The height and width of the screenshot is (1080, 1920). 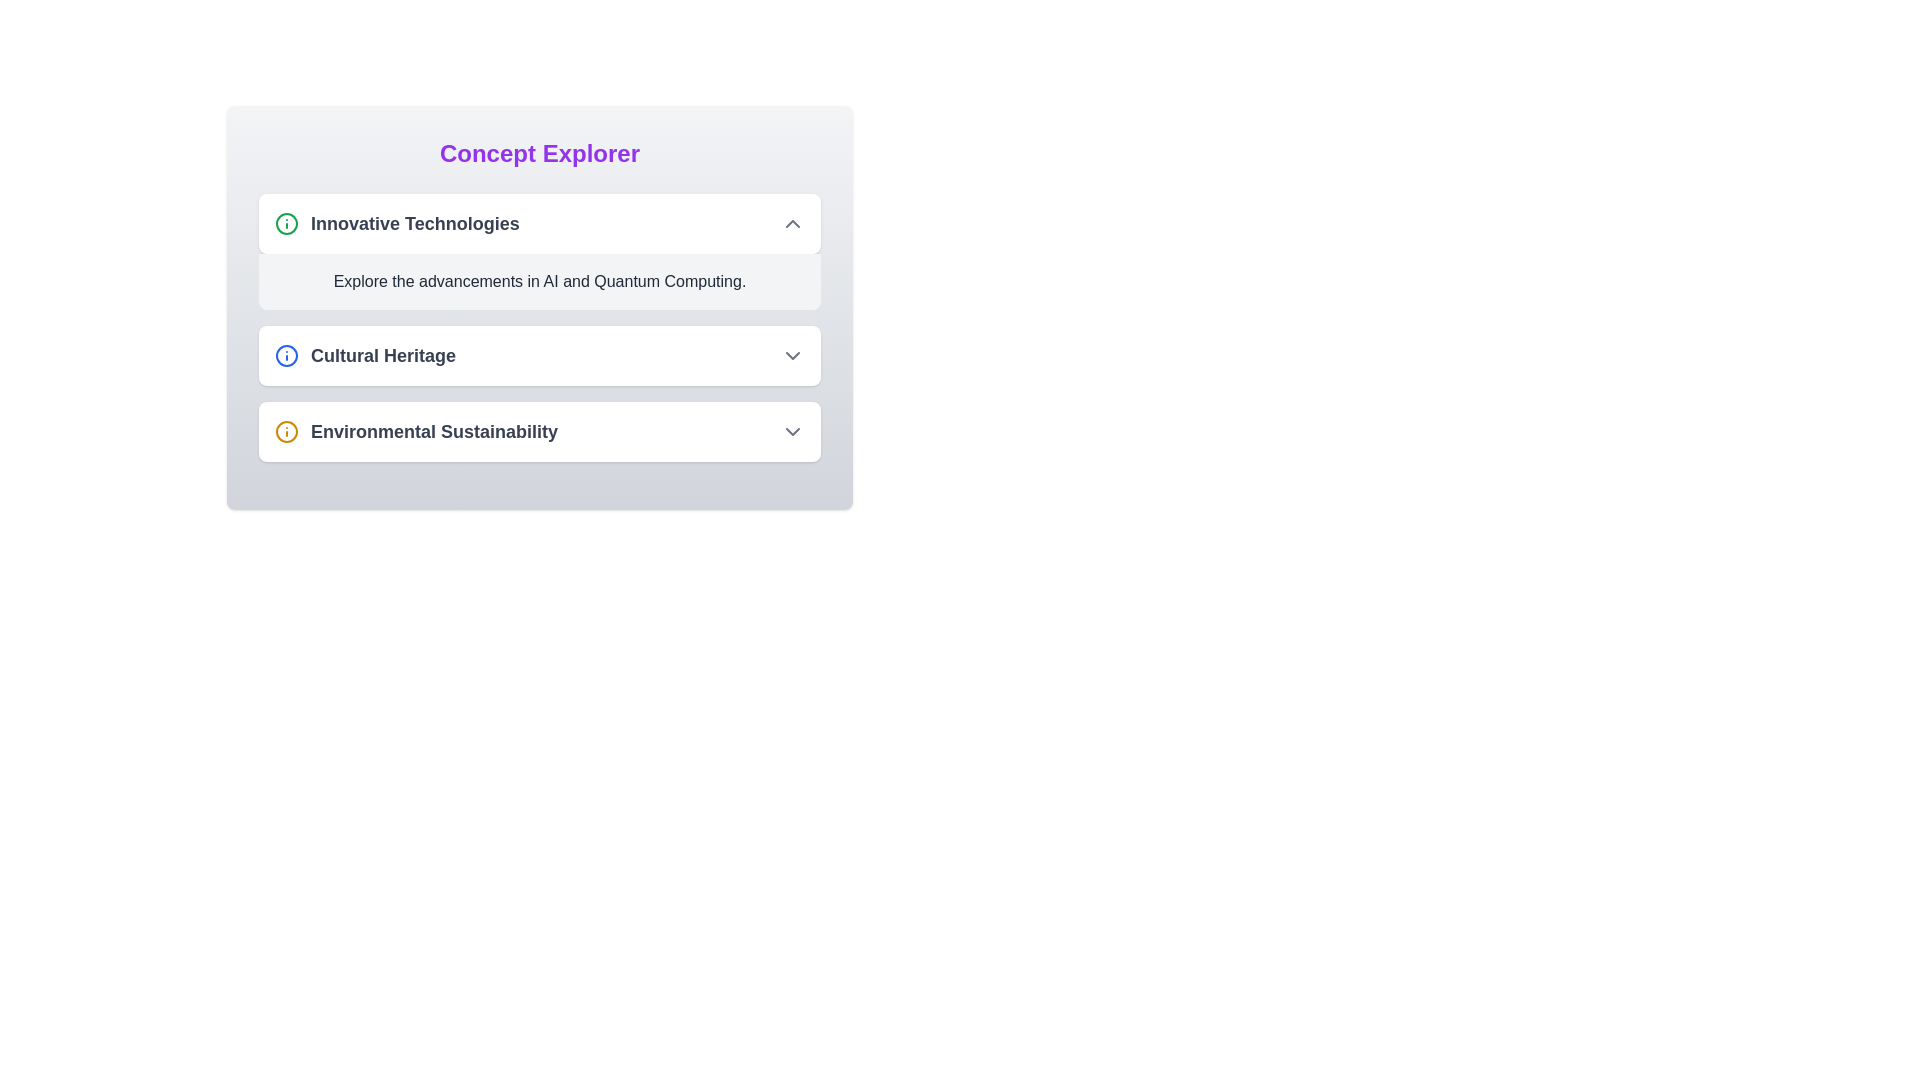 I want to click on the circular shape graphic component within the SVG icon preceding the text 'Environmental Sustainability', so click(x=286, y=431).